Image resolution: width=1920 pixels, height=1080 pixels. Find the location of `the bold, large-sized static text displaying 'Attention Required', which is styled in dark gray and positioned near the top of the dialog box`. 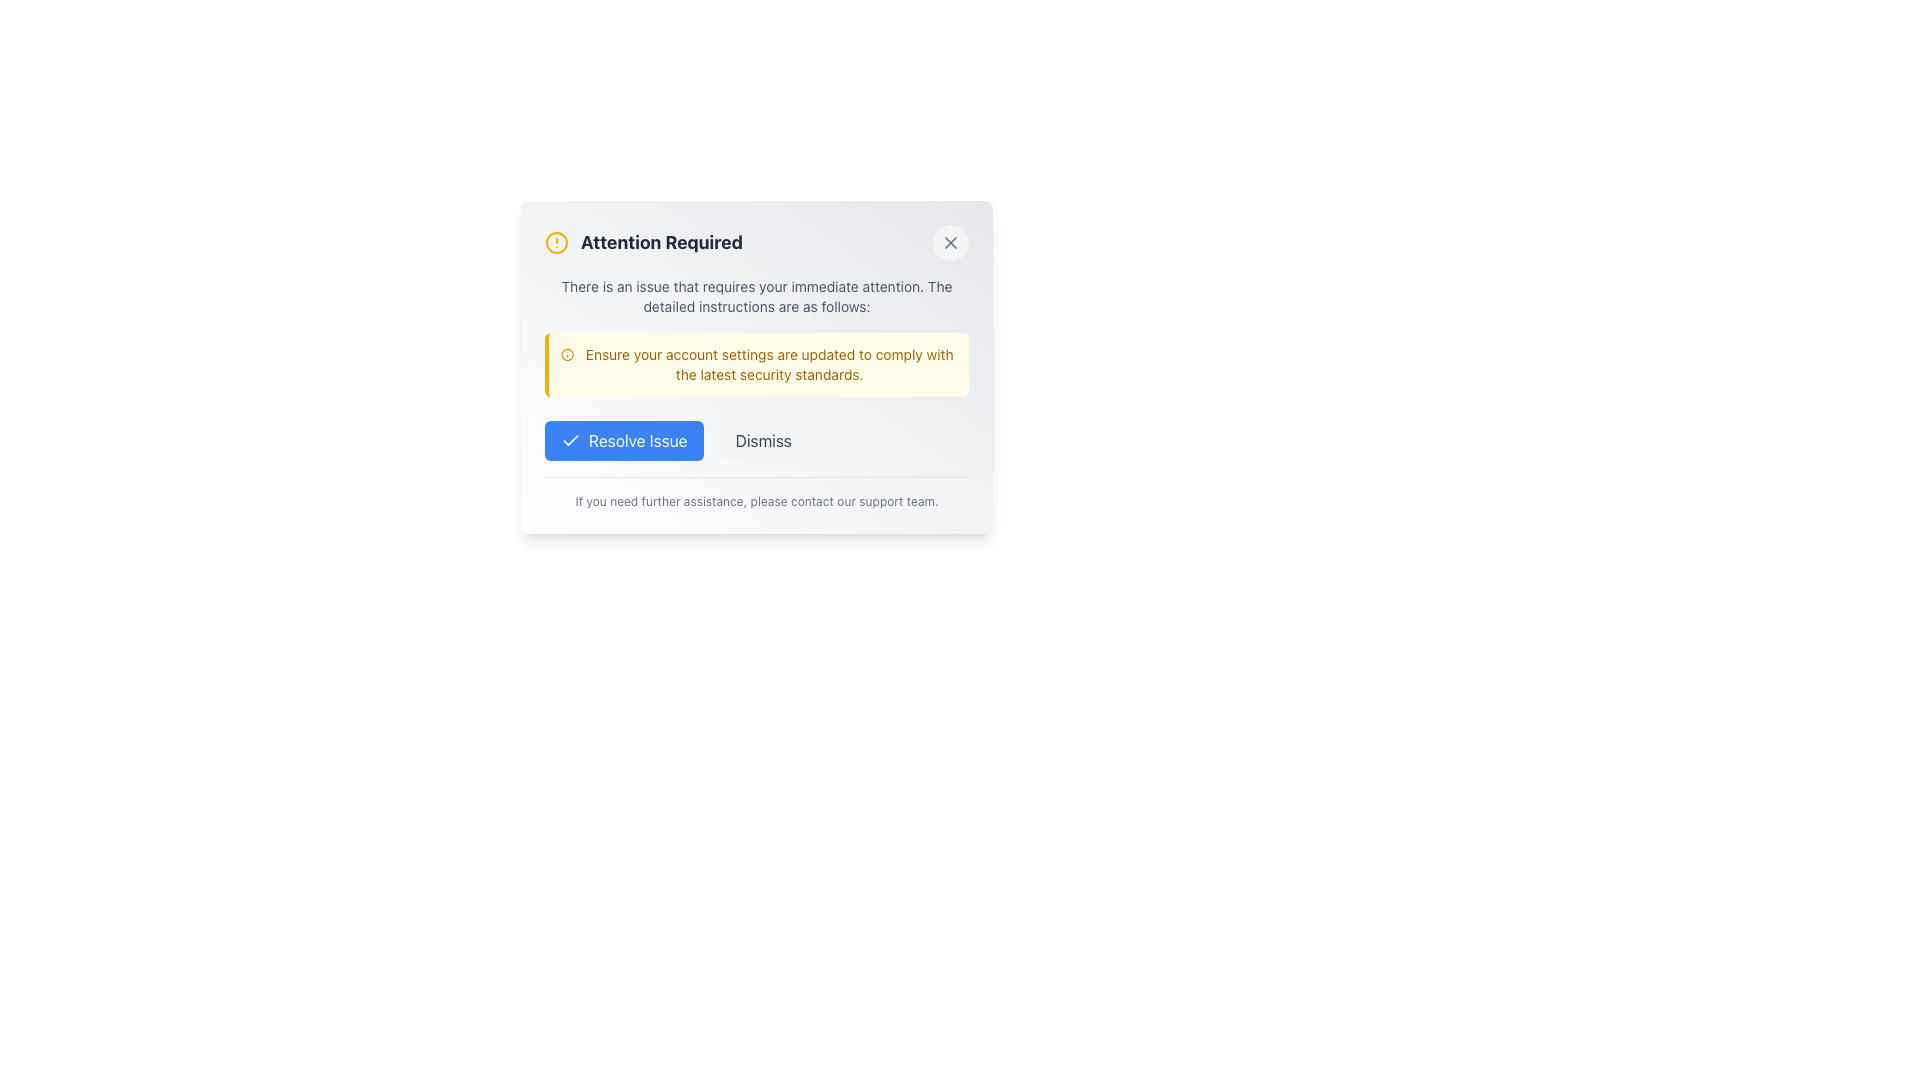

the bold, large-sized static text displaying 'Attention Required', which is styled in dark gray and positioned near the top of the dialog box is located at coordinates (662, 242).